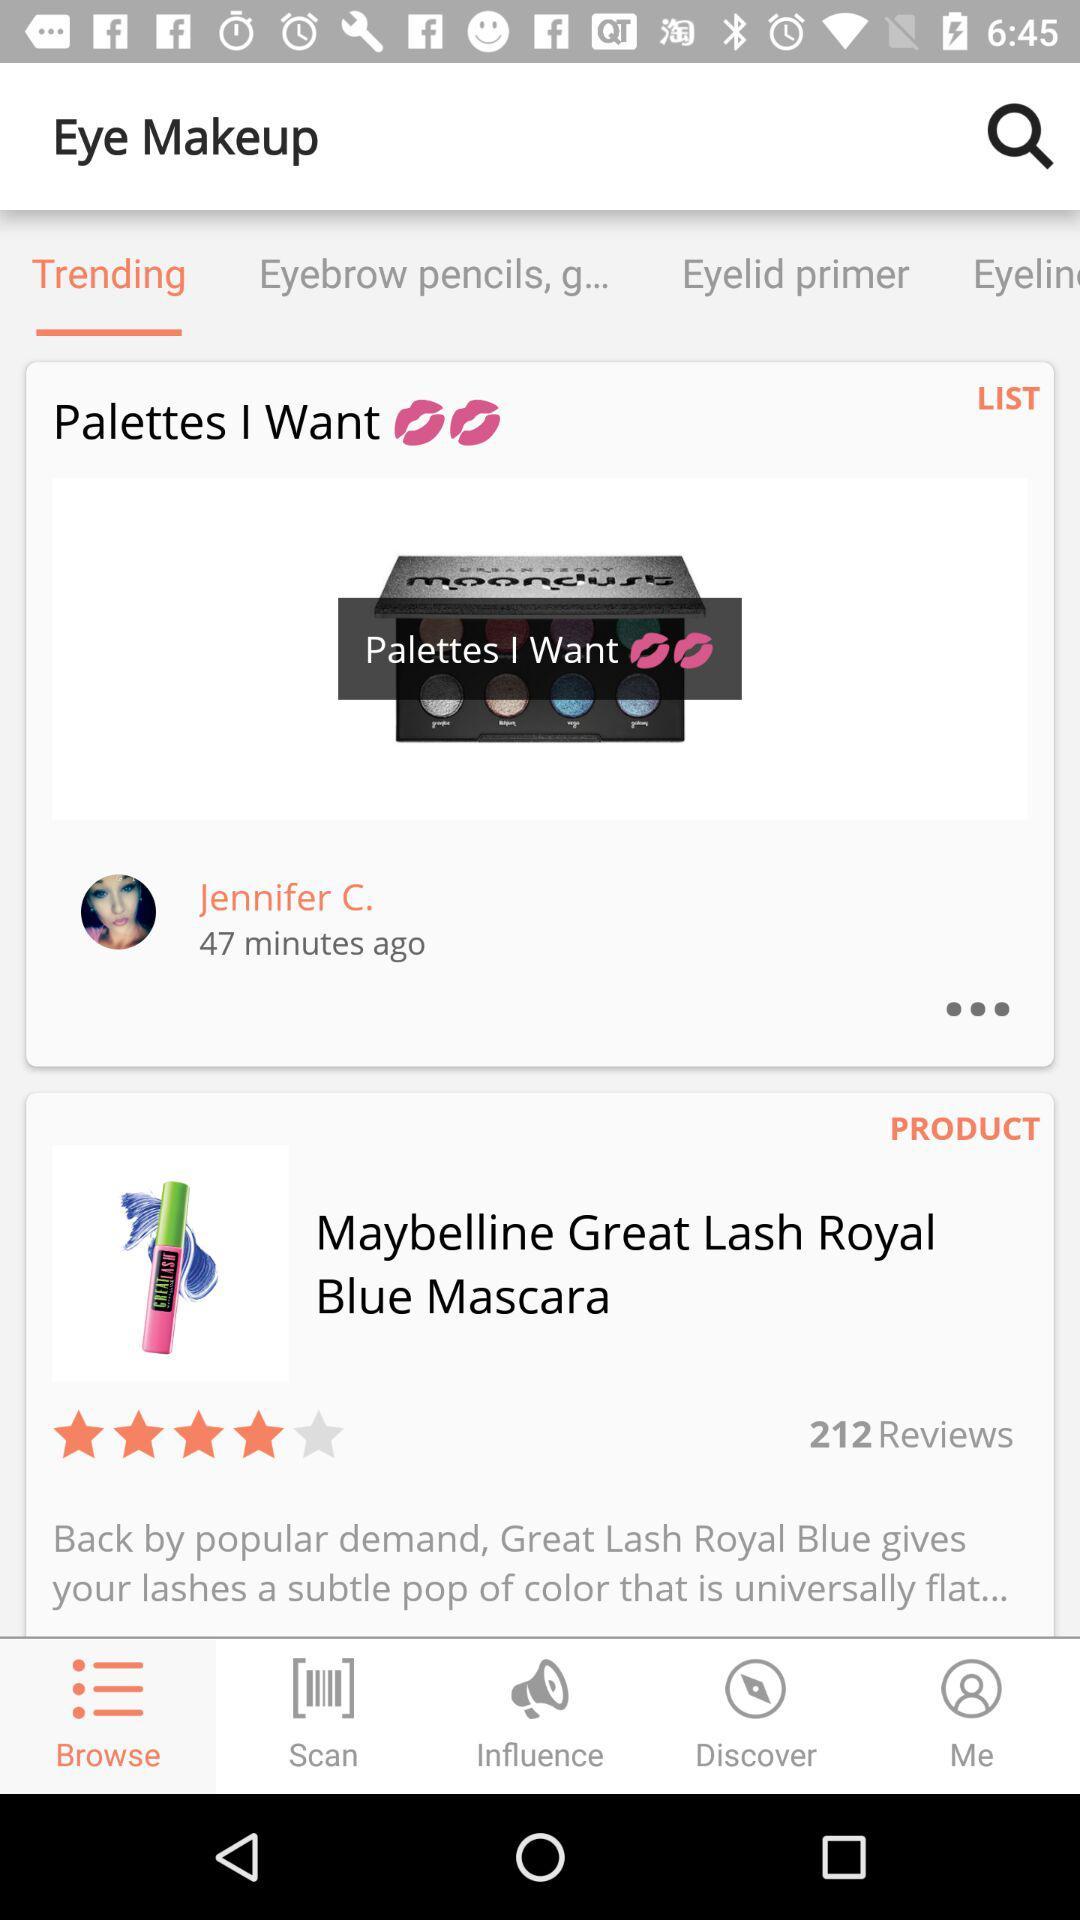 This screenshot has width=1080, height=1920. I want to click on jennifer c. icon, so click(286, 895).